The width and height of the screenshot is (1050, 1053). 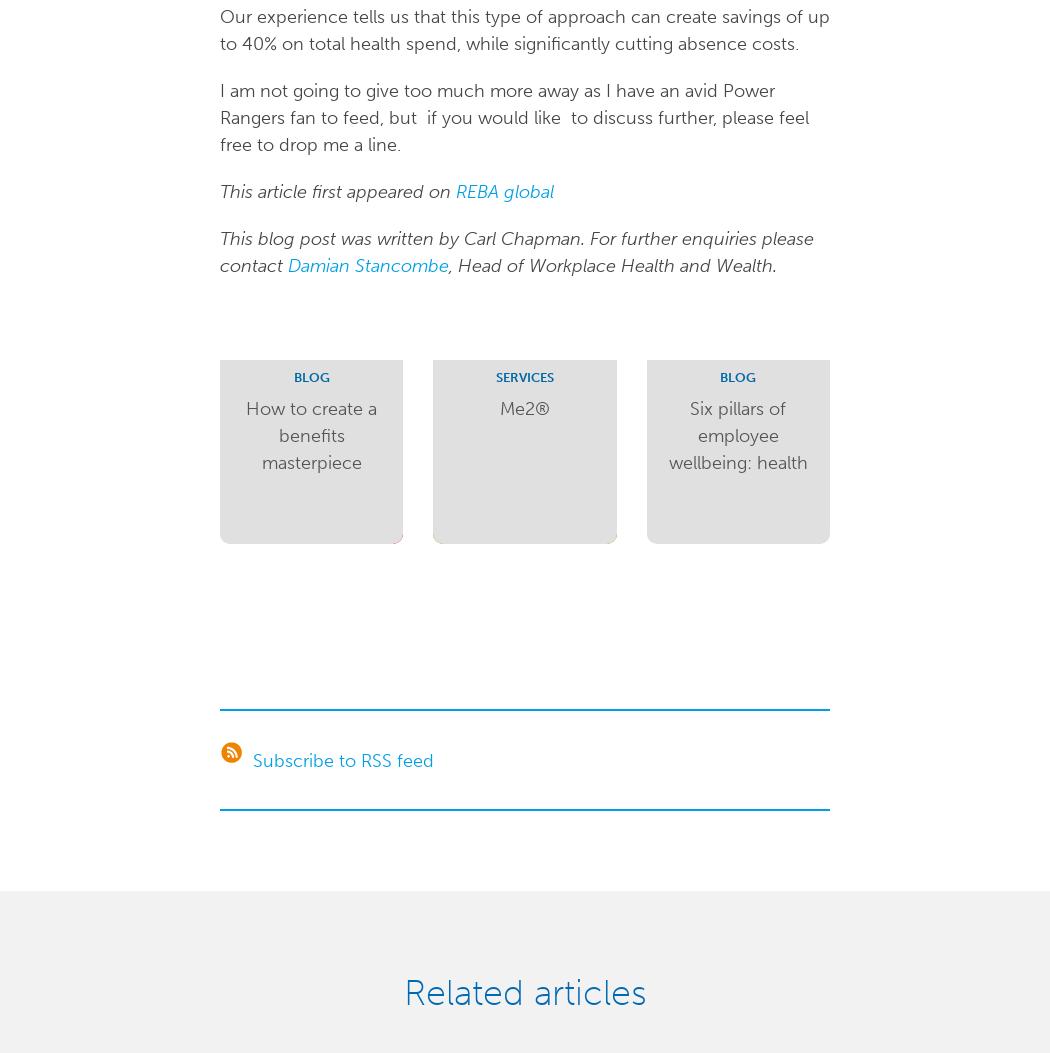 I want to click on ', Head of Workplace Health and Wealth.', so click(x=612, y=264).